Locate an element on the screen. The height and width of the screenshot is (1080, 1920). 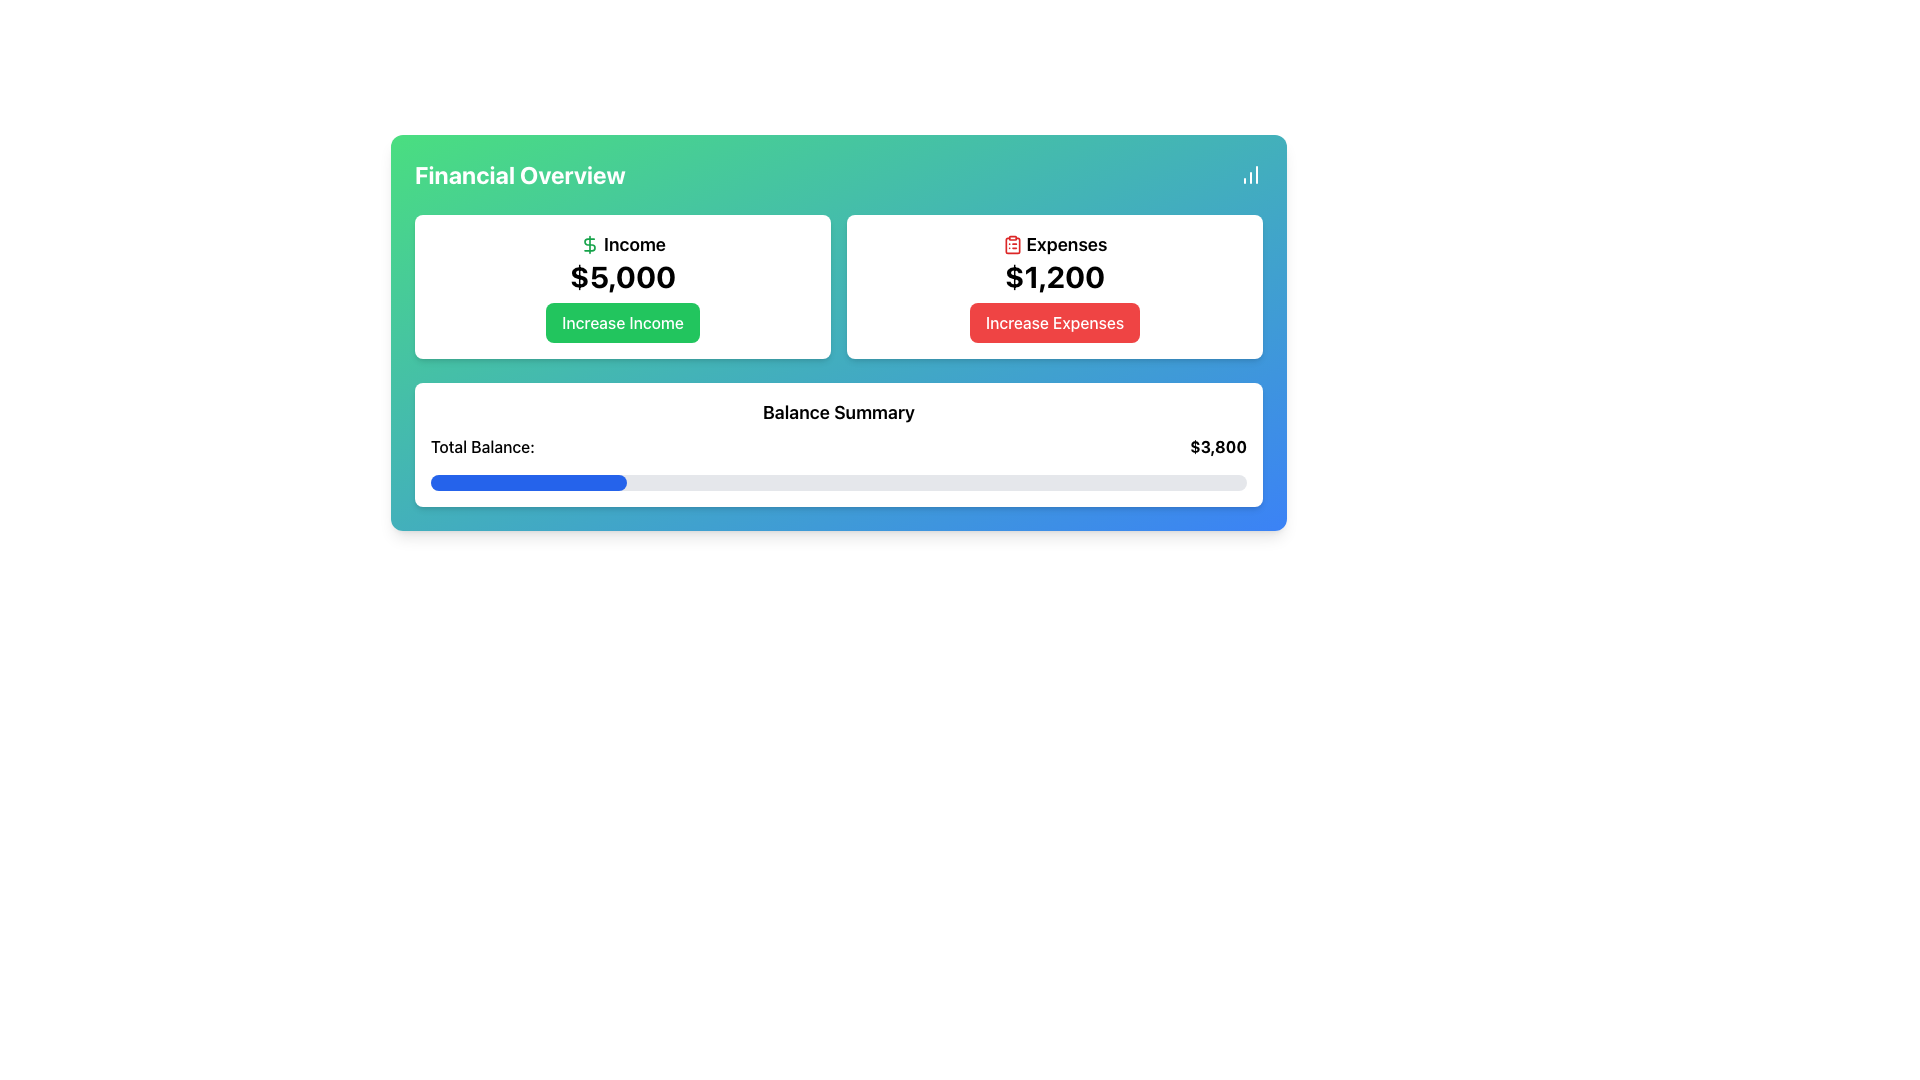
the green dollar sign icon that is located to the left of the text 'Income' is located at coordinates (589, 244).